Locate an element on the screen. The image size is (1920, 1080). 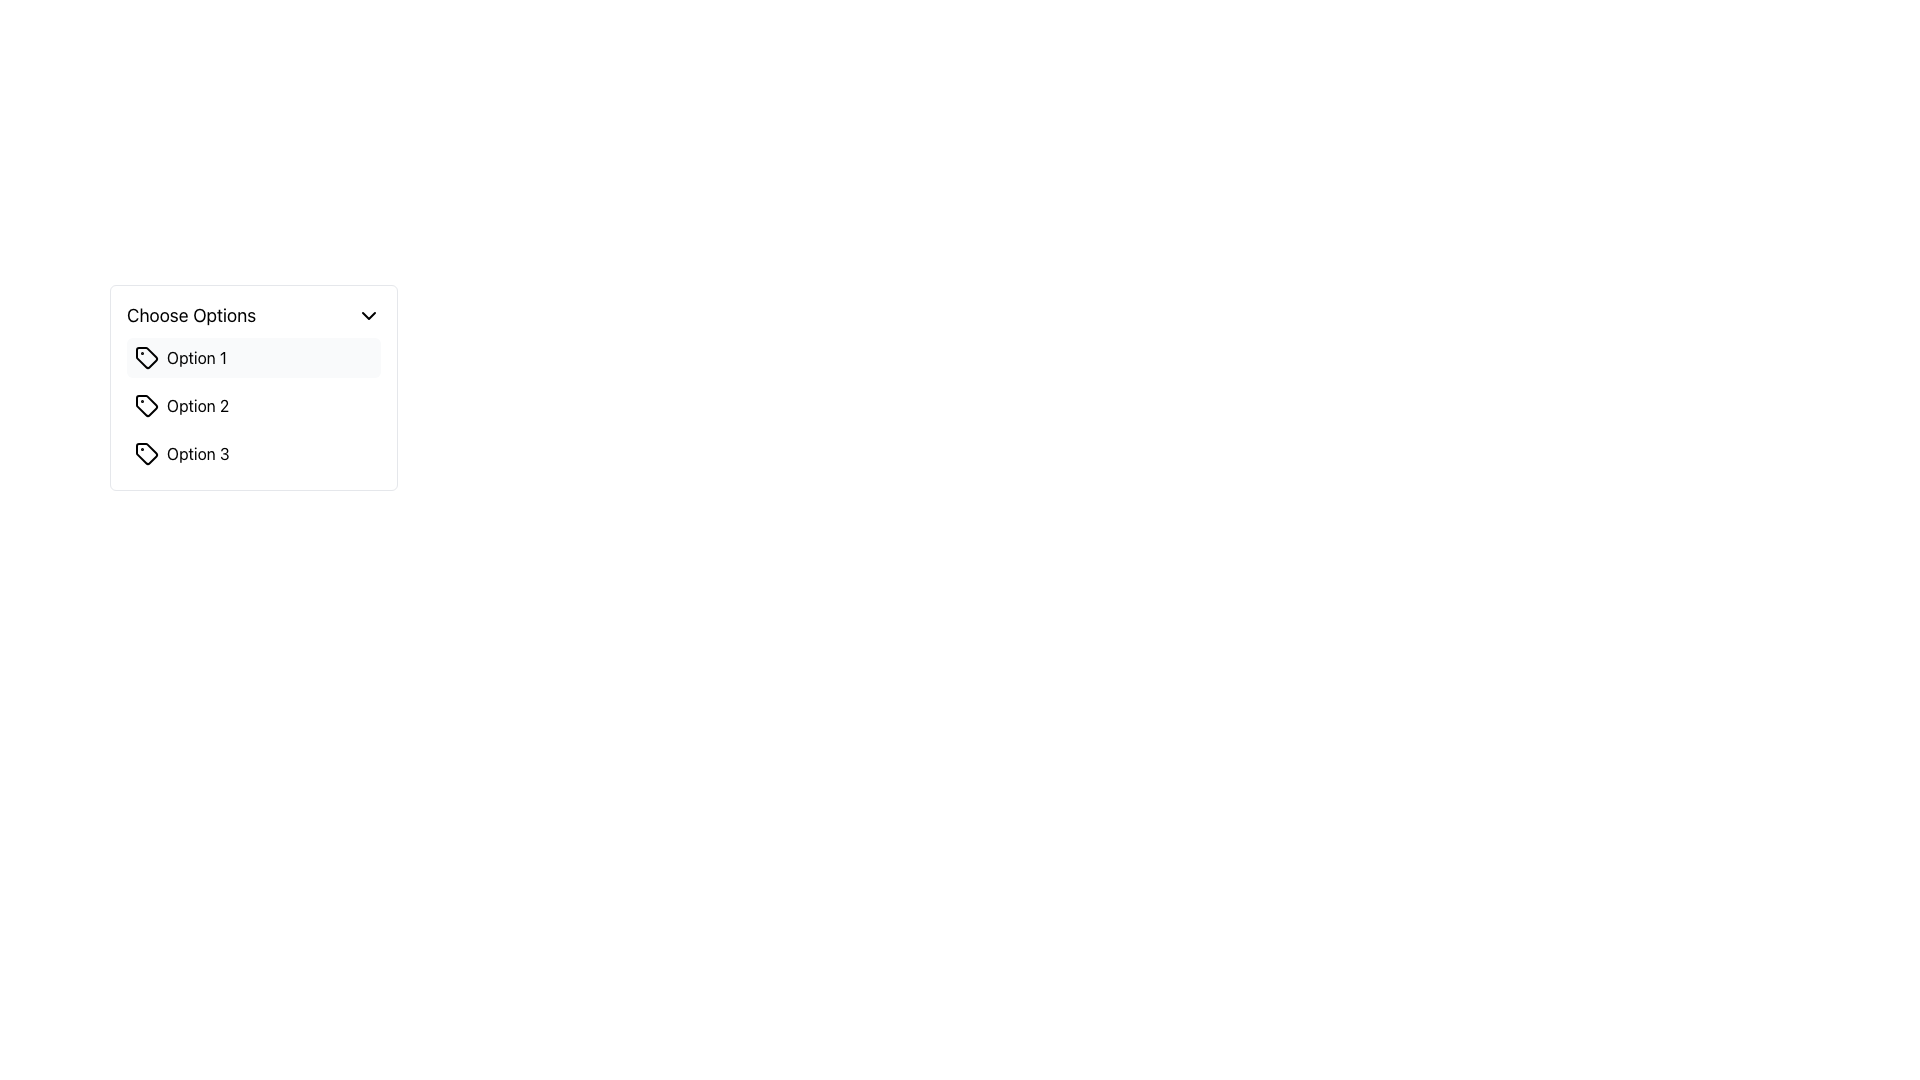
the 'Option 2' text label in the dropdown menu is located at coordinates (198, 405).